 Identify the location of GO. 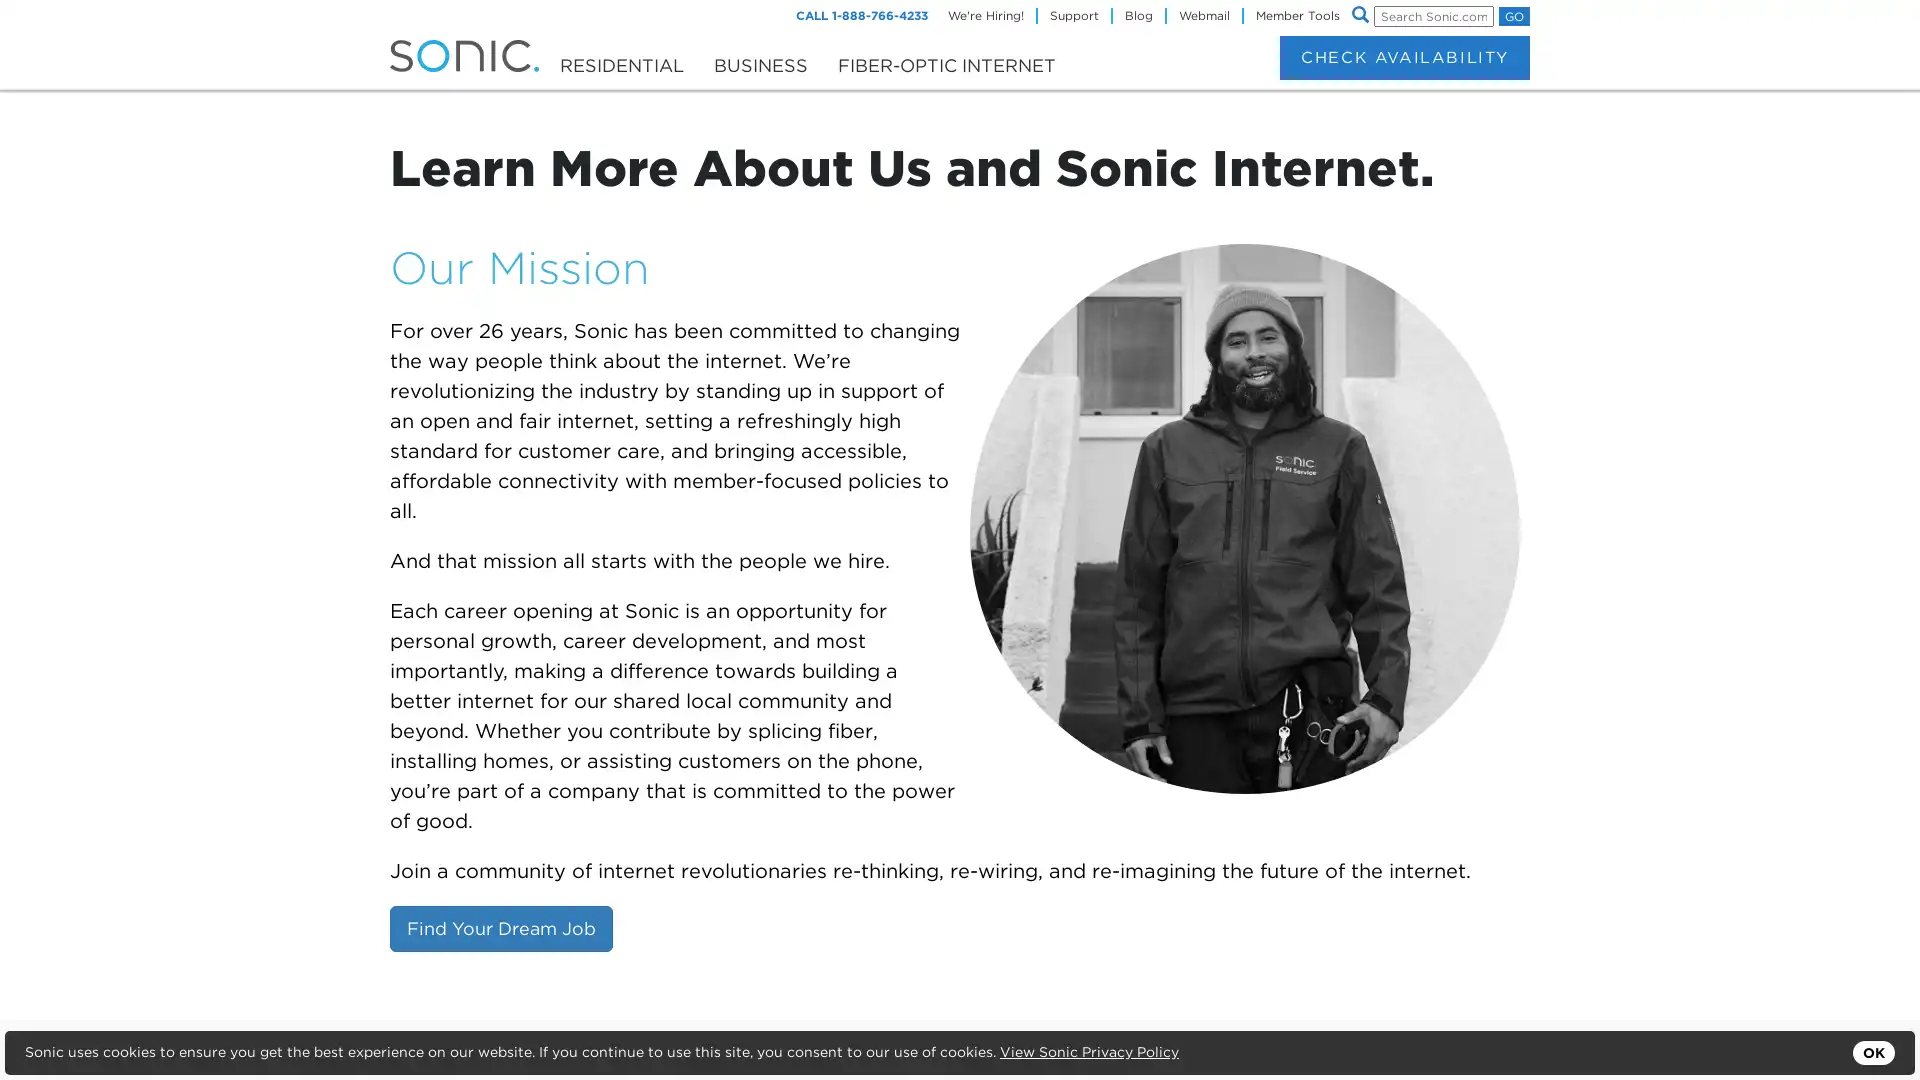
(1514, 16).